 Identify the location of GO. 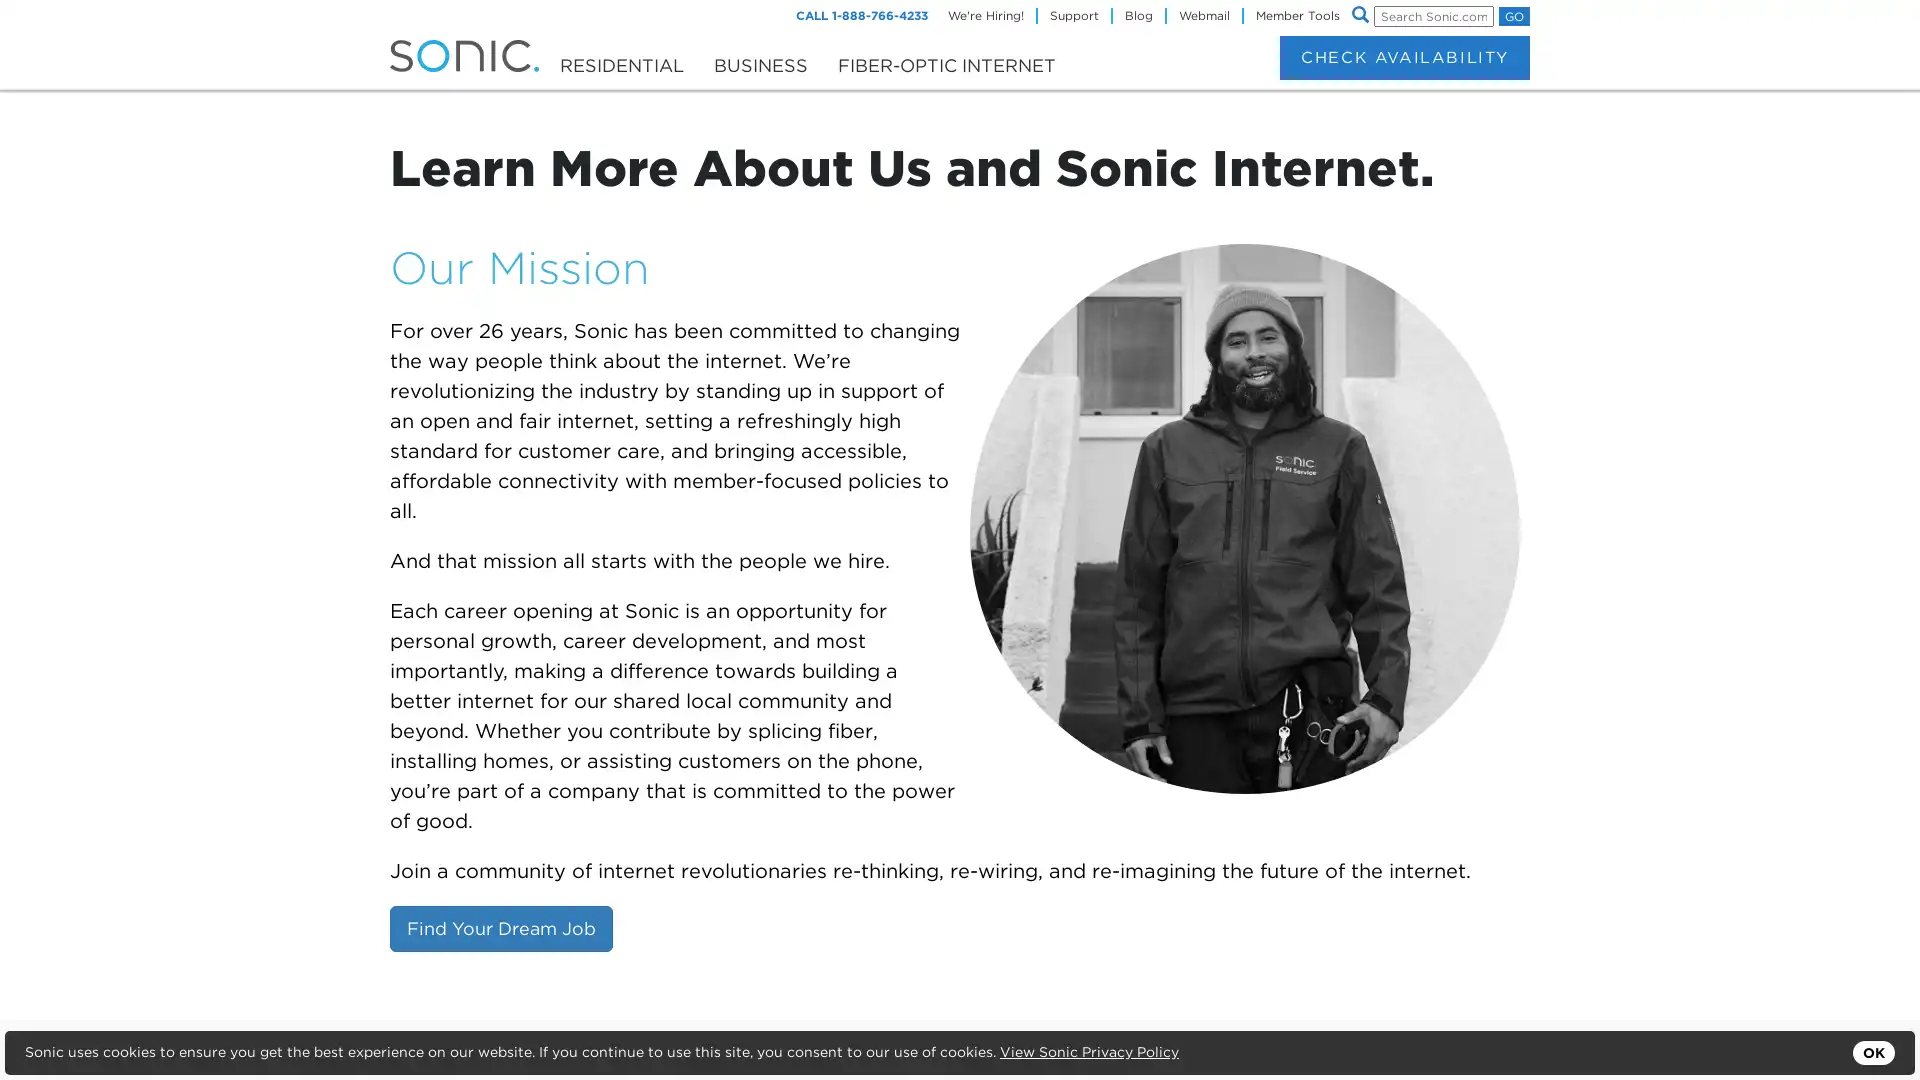
(1514, 16).